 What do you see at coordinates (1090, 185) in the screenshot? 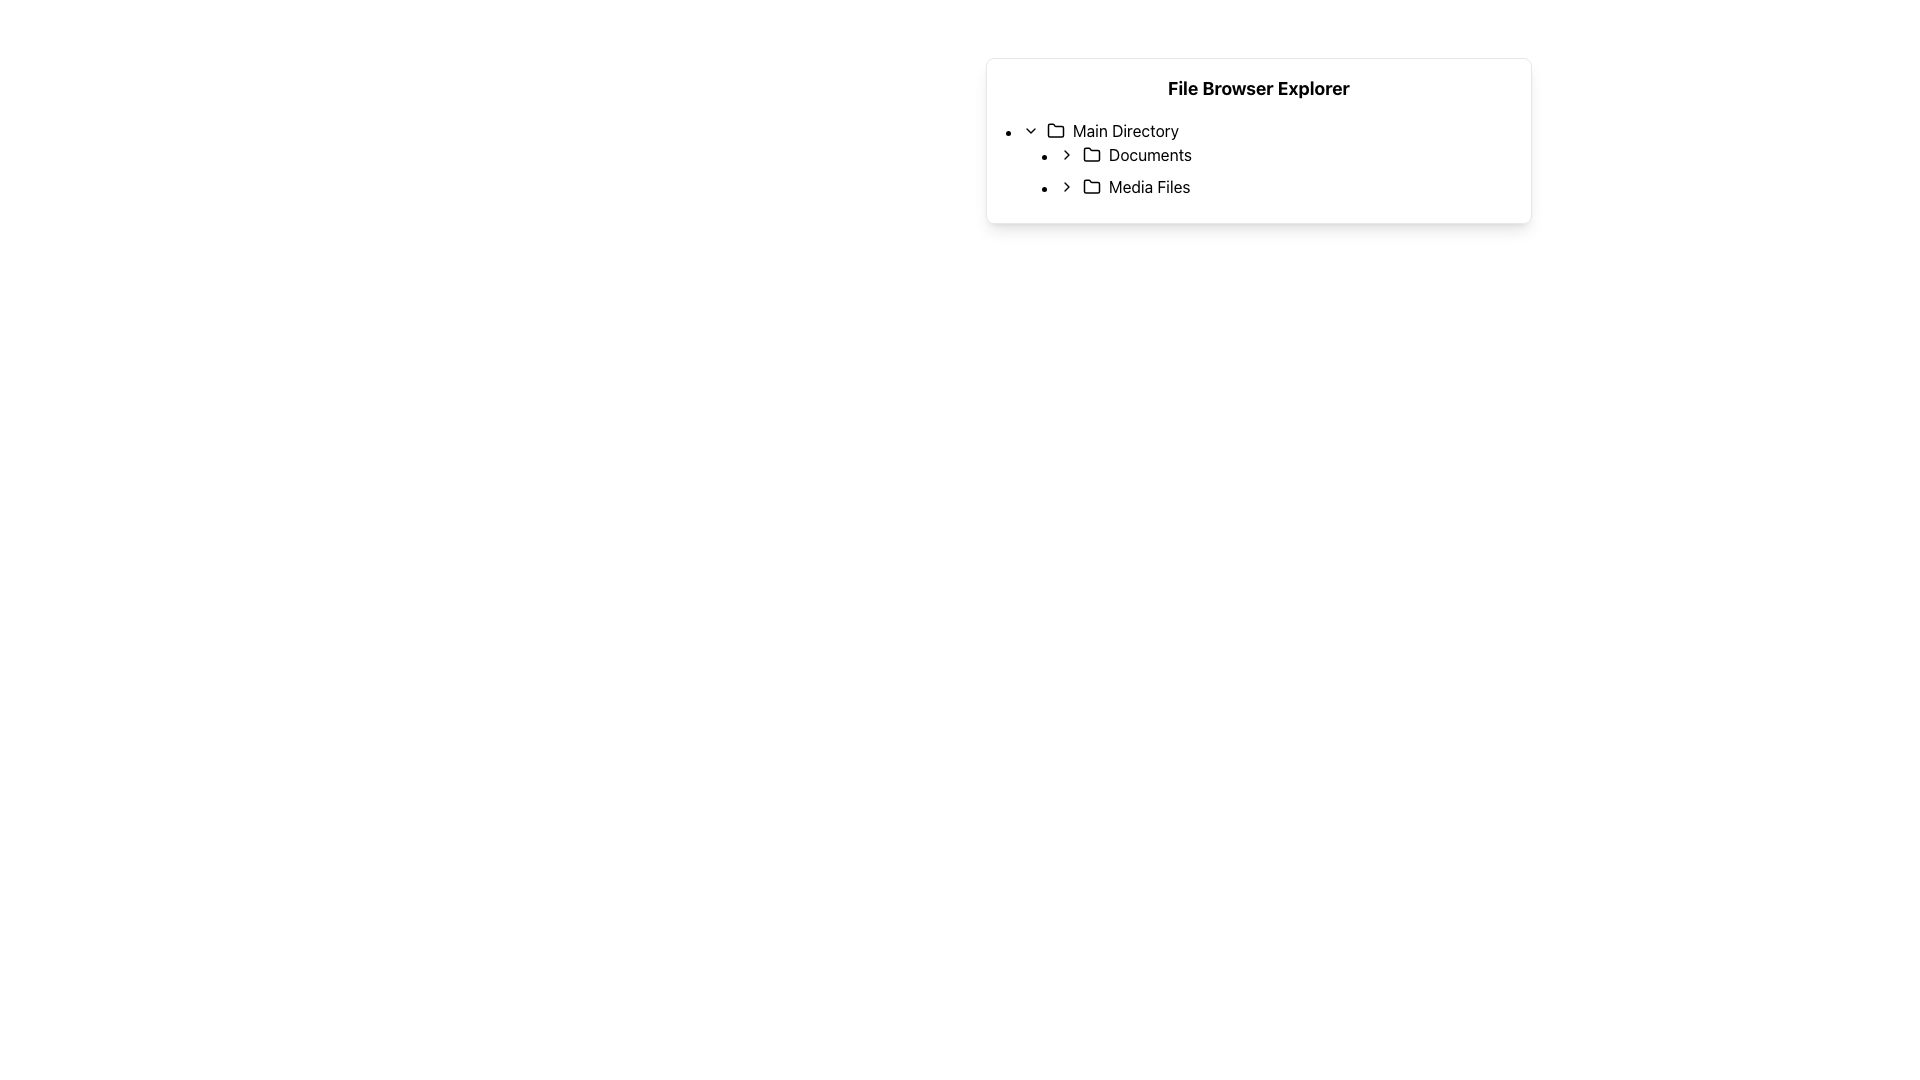
I see `the folder icon associated with the 'Media Files' entry` at bounding box center [1090, 185].